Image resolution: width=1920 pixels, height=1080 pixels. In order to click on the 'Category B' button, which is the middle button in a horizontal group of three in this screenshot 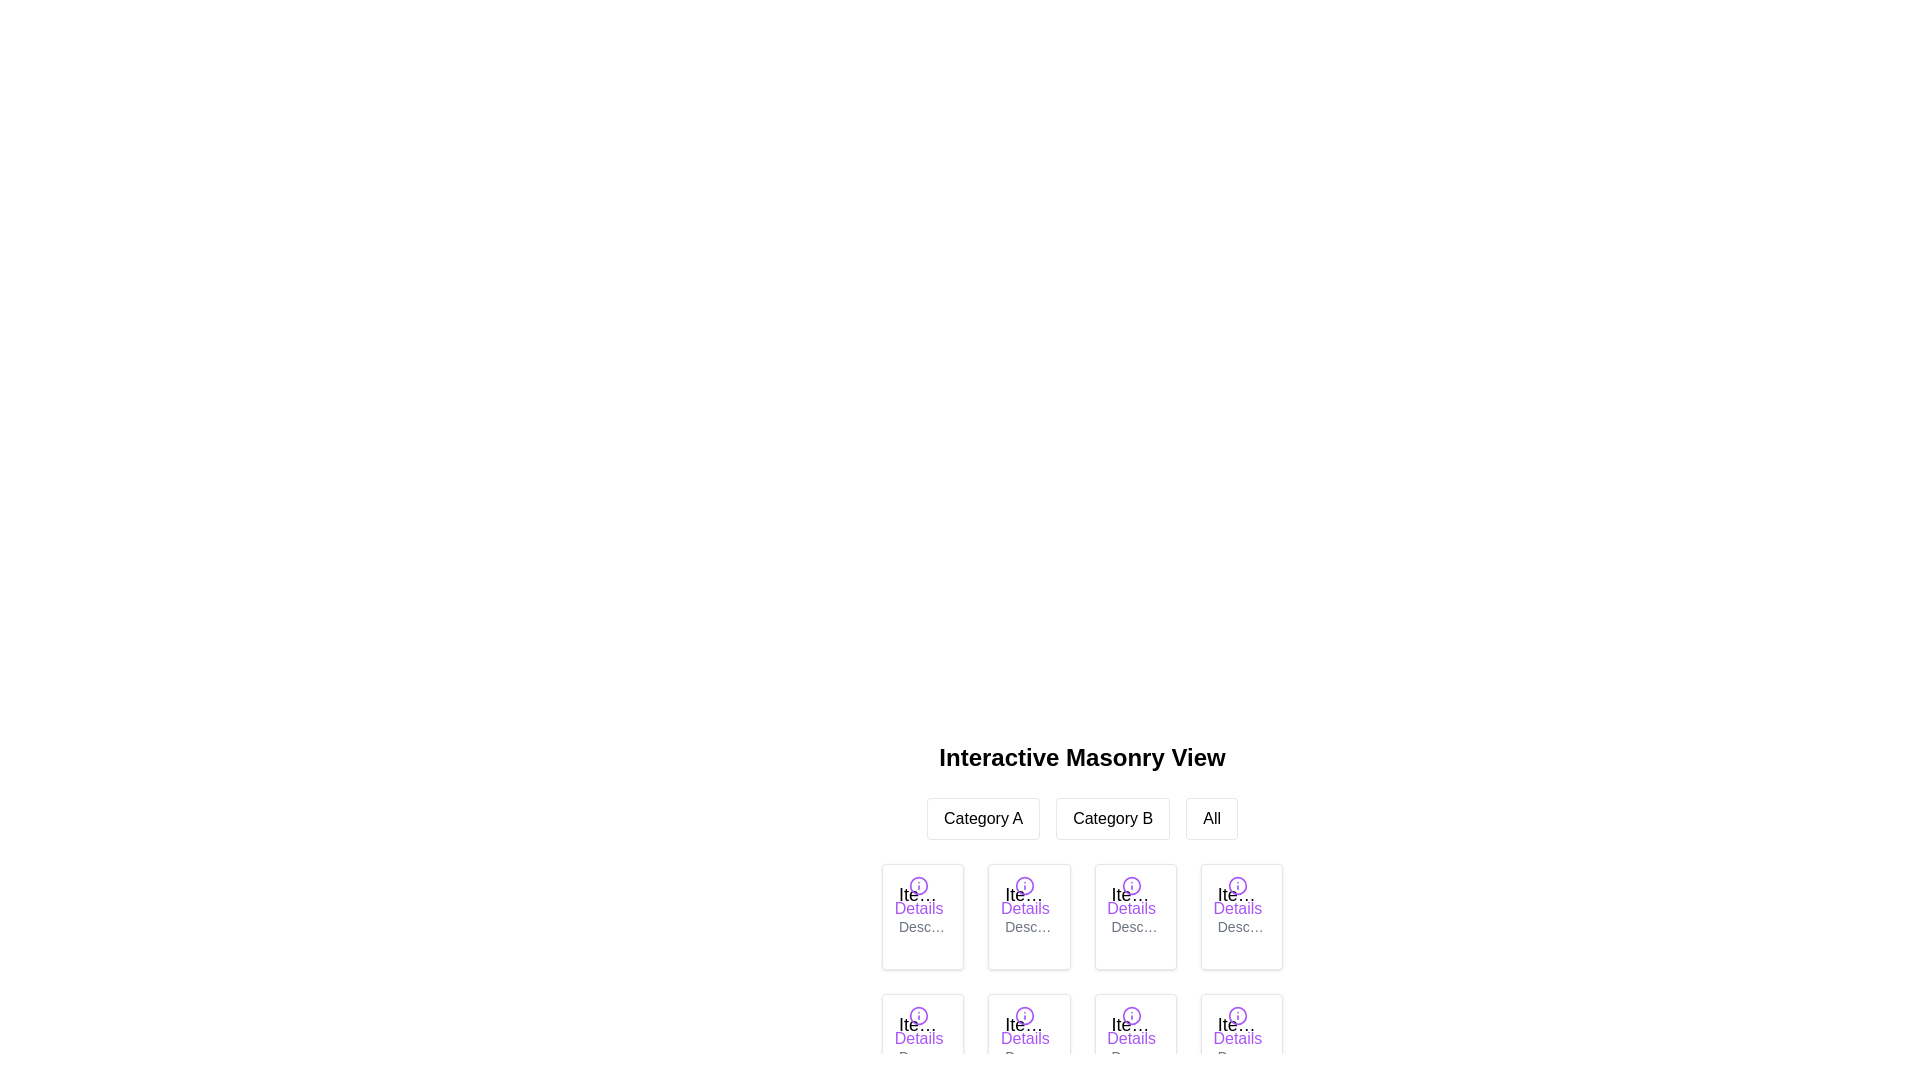, I will do `click(1112, 818)`.